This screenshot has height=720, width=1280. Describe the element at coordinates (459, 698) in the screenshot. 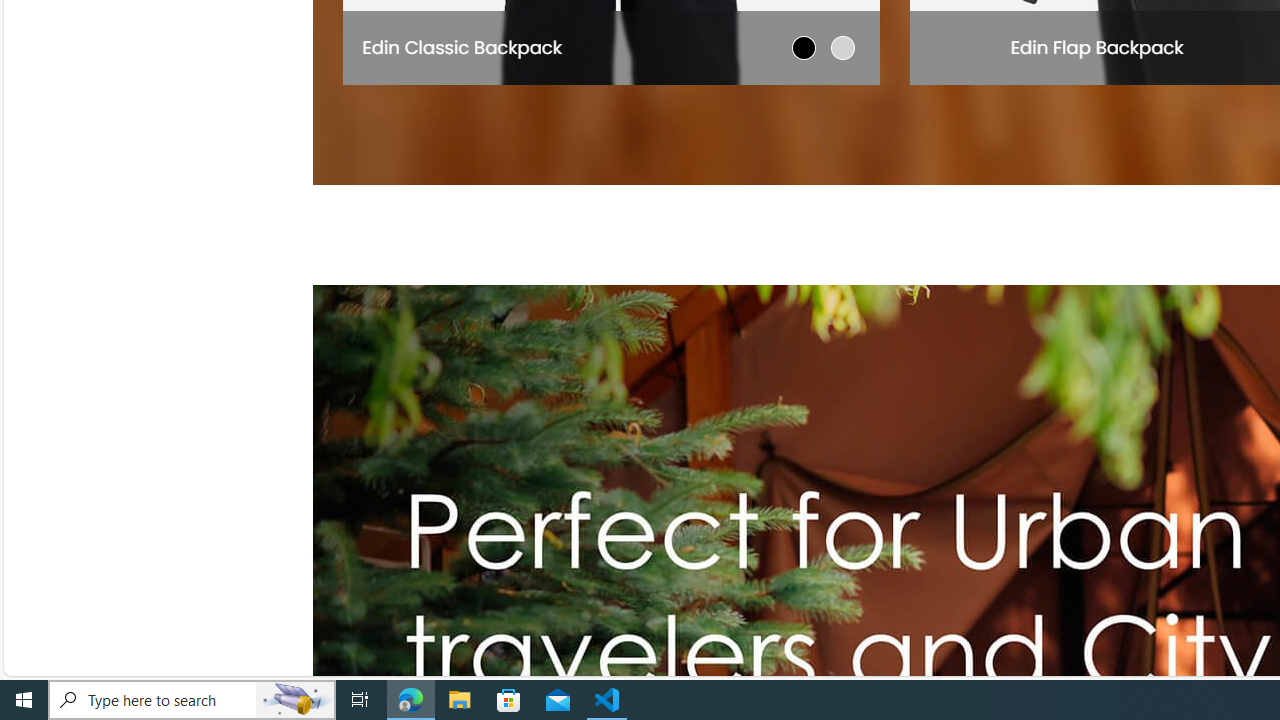

I see `'File Explorer'` at that location.